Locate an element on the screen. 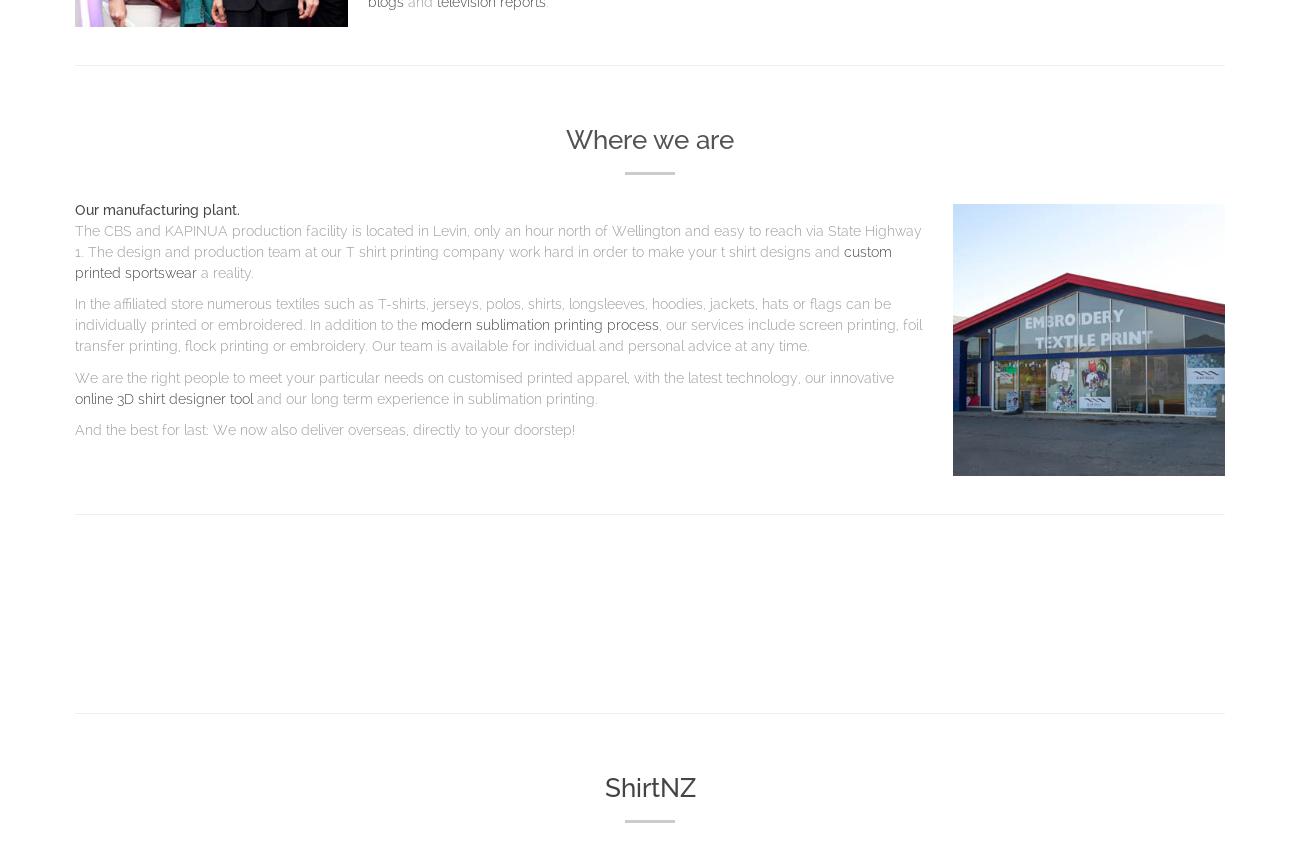  'Our manufacturing plant.' is located at coordinates (156, 207).